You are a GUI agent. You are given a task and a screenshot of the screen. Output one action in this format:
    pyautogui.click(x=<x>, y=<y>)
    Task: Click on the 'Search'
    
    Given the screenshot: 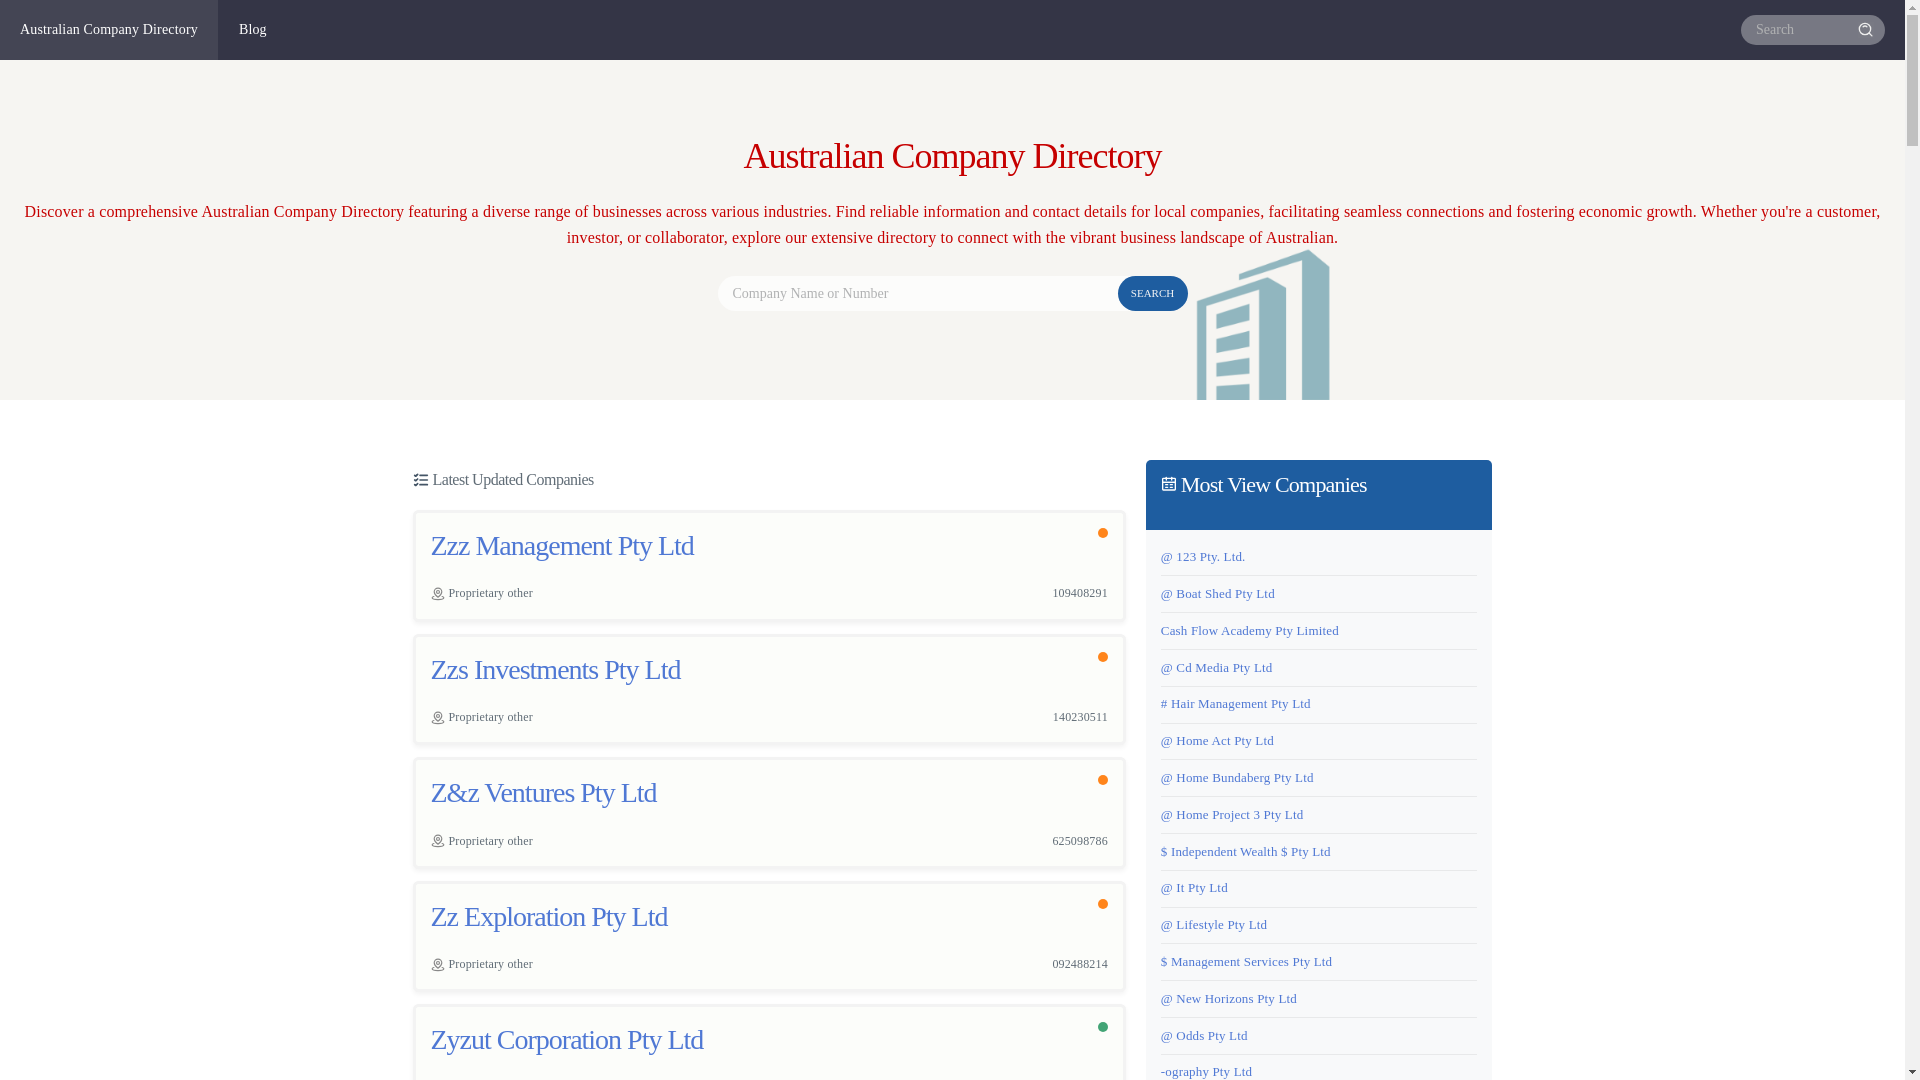 What is the action you would take?
    pyautogui.click(x=1866, y=30)
    